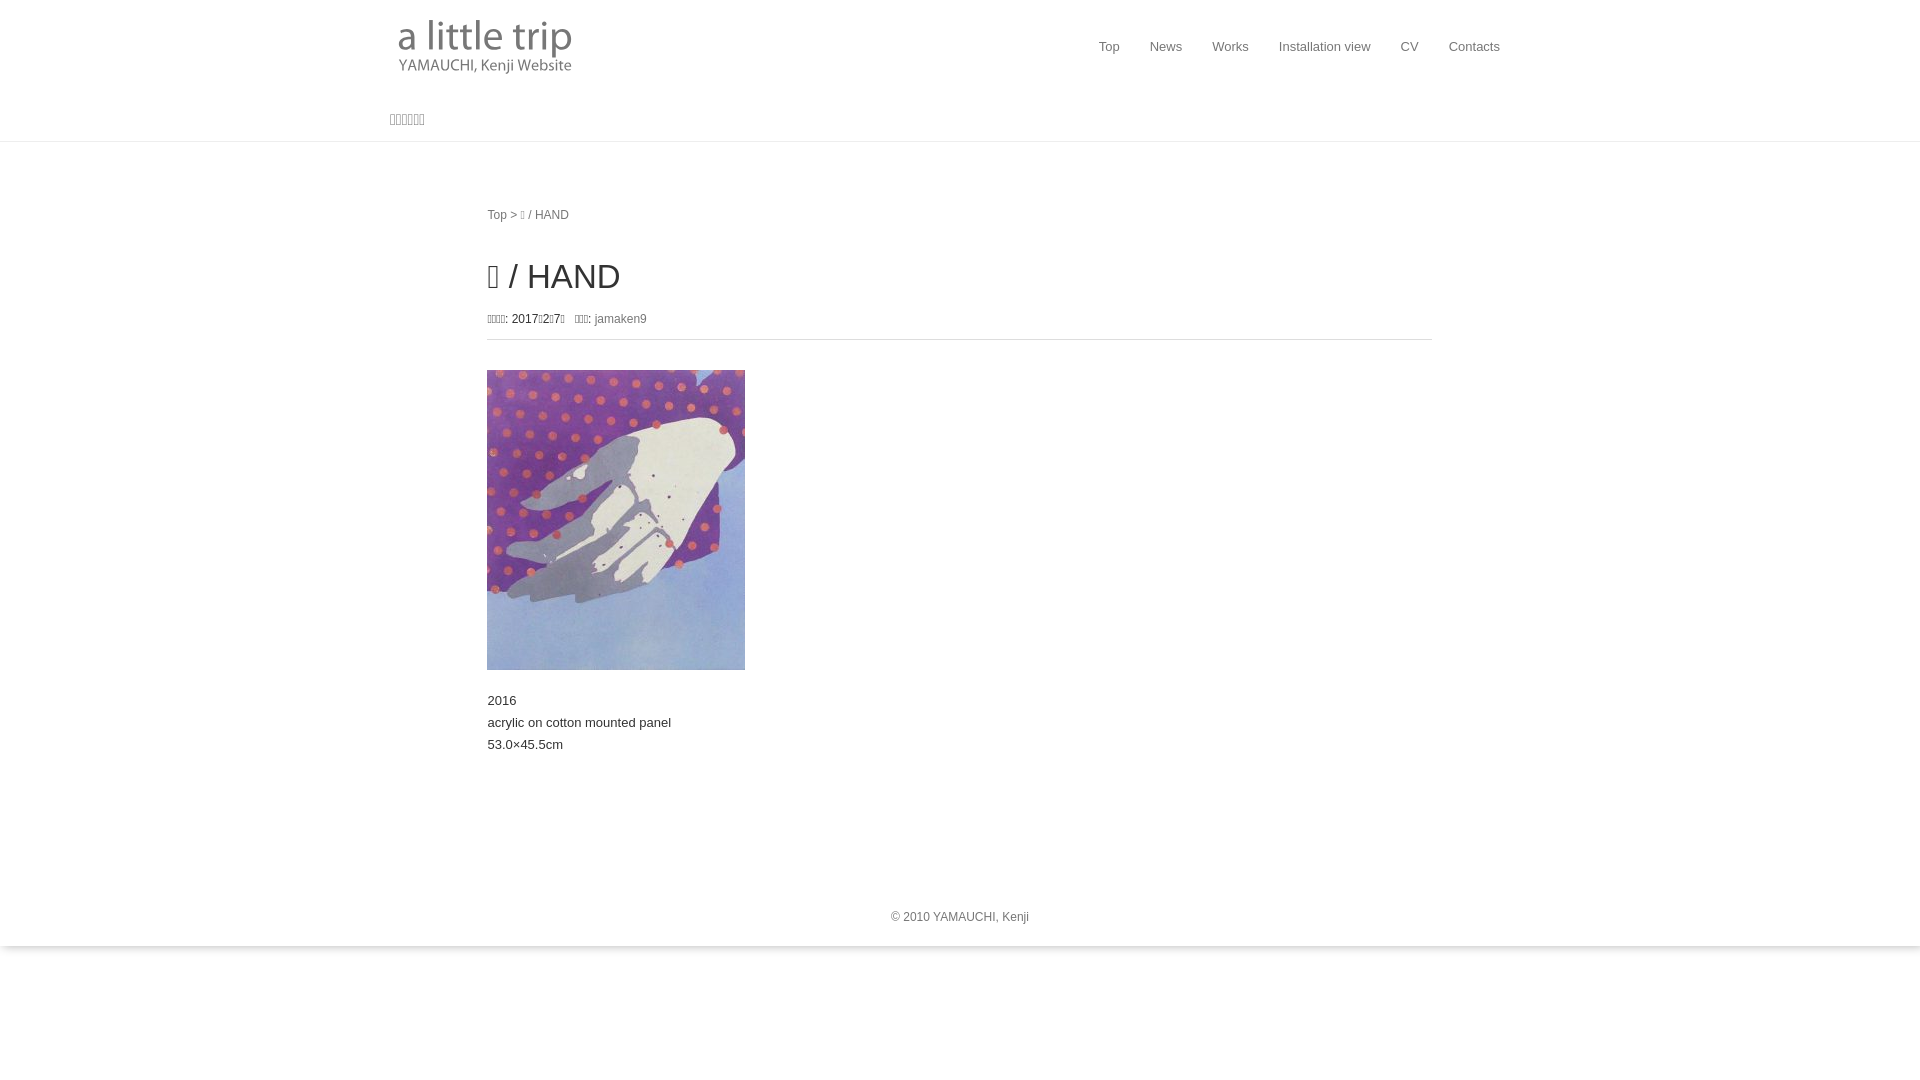 This screenshot has width=1920, height=1080. What do you see at coordinates (427, 859) in the screenshot?
I see `'facebook'` at bounding box center [427, 859].